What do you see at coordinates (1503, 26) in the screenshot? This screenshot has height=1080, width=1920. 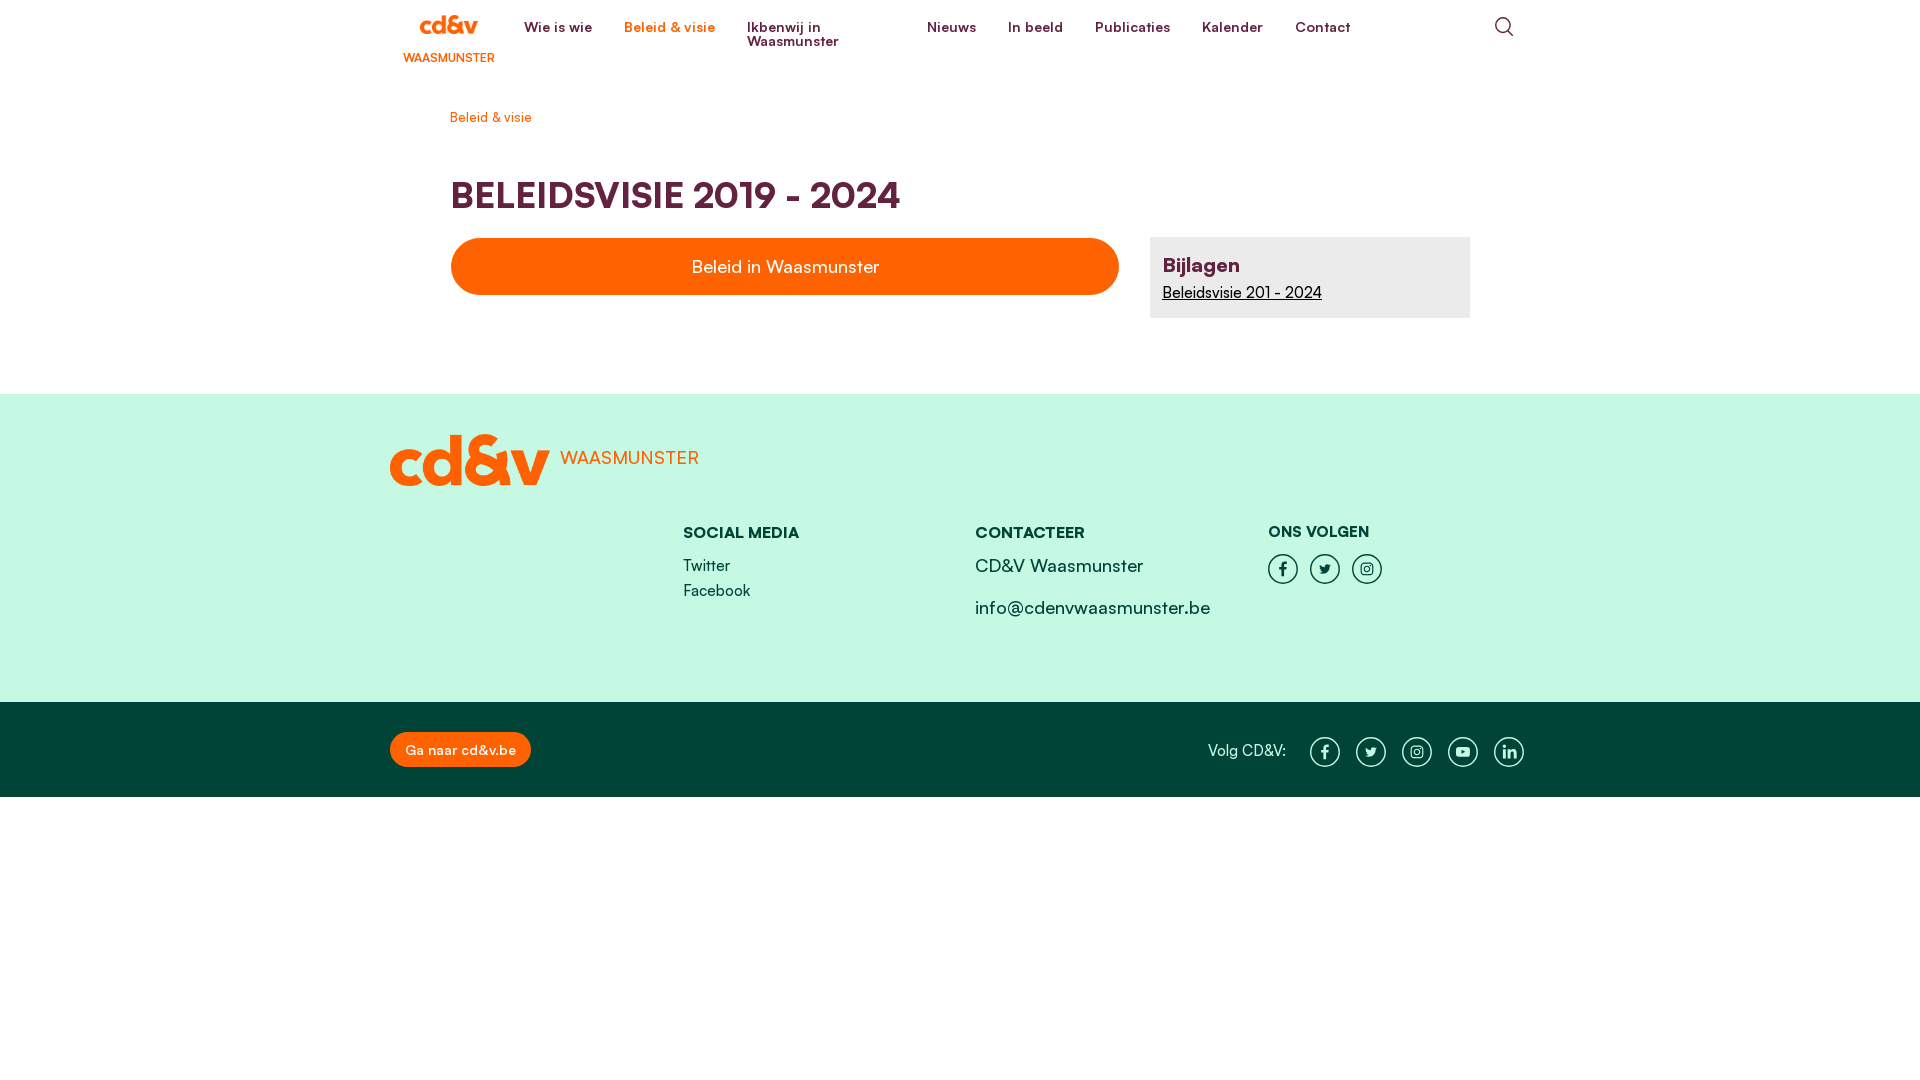 I see `'Search'` at bounding box center [1503, 26].